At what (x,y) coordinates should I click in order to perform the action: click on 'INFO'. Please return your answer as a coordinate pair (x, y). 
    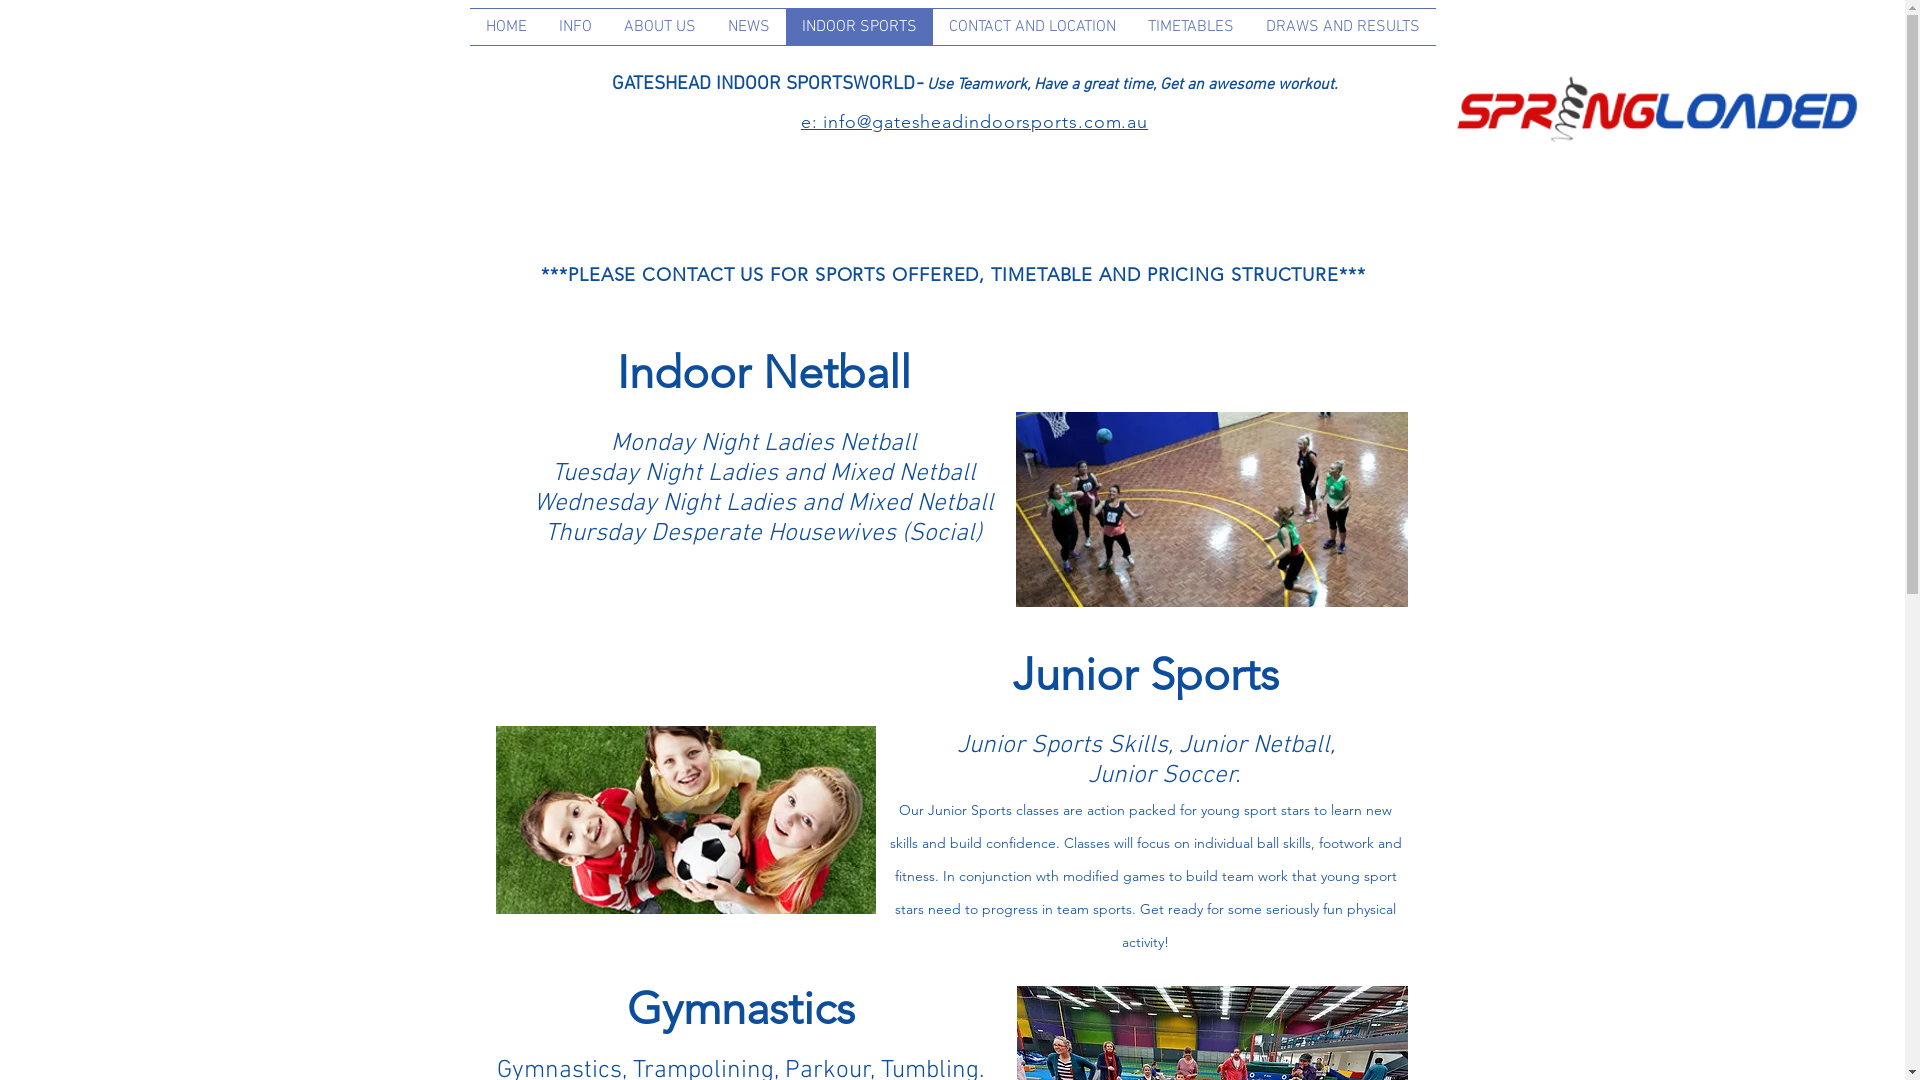
    Looking at the image, I should click on (573, 27).